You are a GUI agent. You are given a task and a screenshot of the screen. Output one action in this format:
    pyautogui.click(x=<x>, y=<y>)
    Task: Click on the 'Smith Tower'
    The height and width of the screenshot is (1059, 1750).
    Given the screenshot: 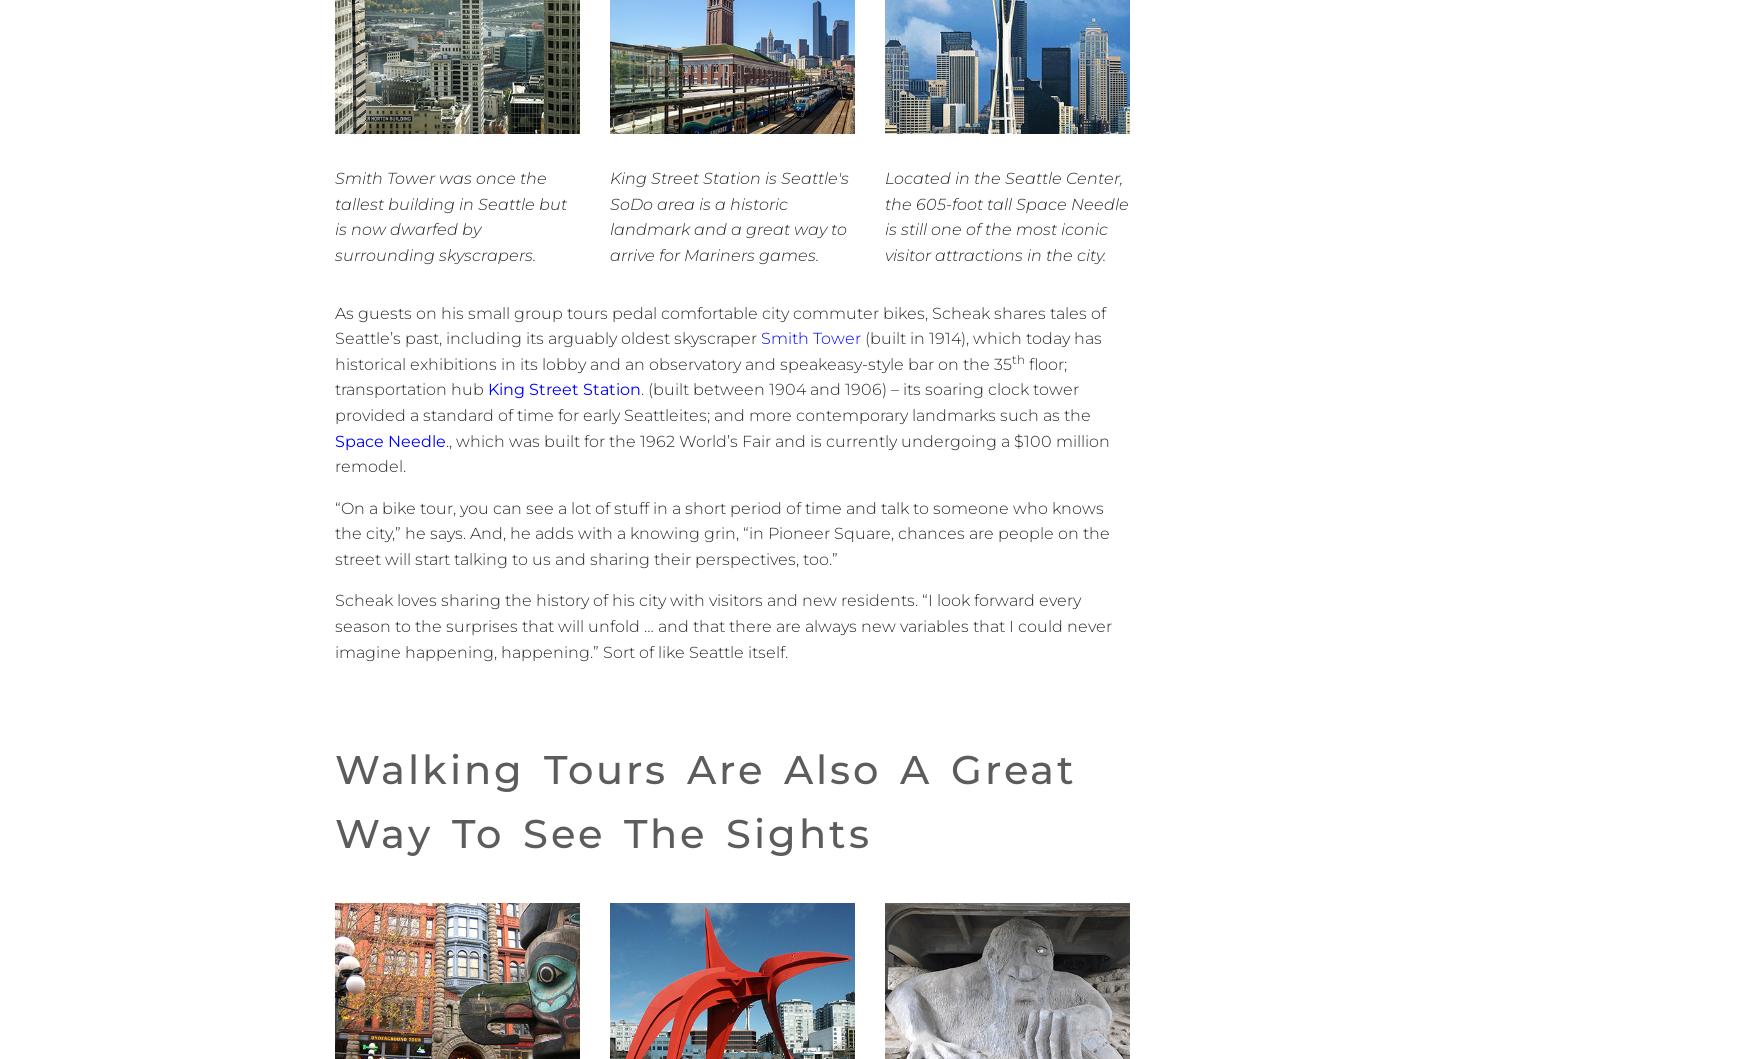 What is the action you would take?
    pyautogui.click(x=809, y=337)
    